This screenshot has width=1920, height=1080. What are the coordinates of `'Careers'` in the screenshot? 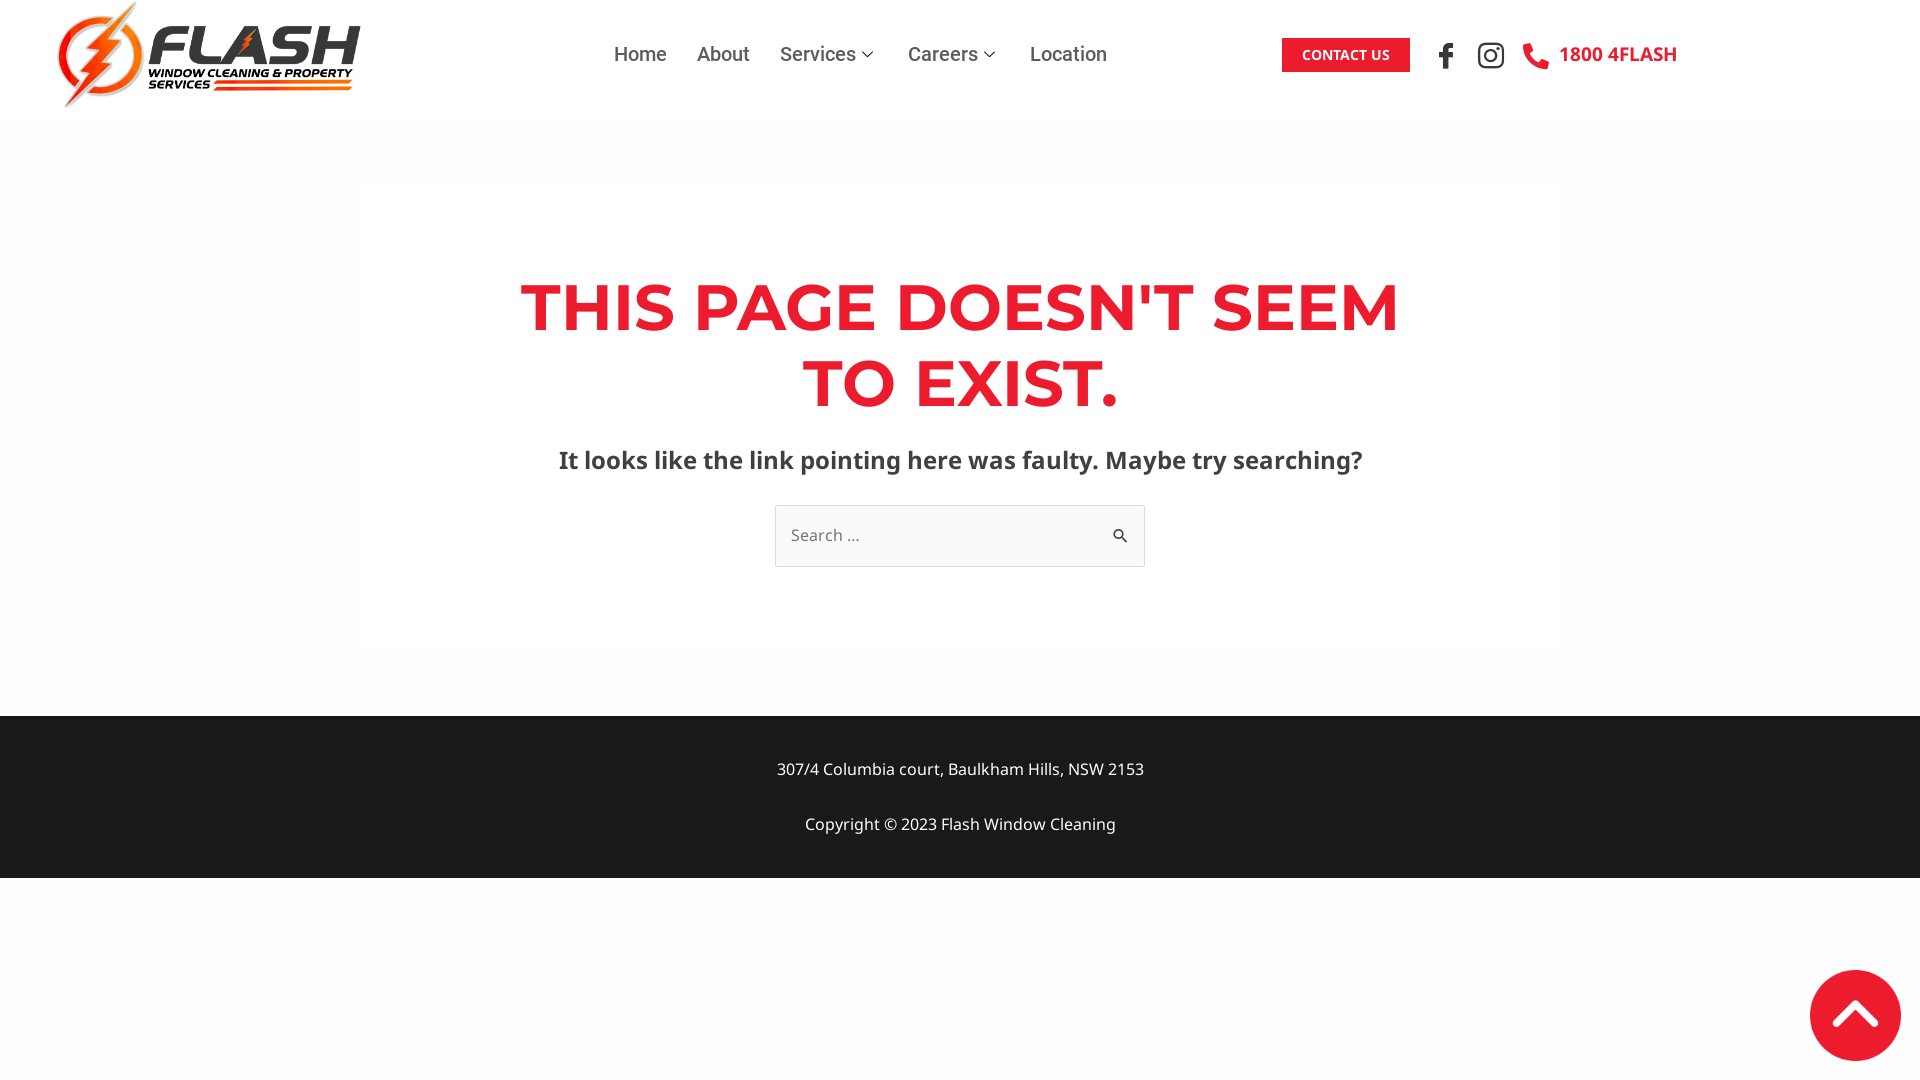 It's located at (953, 53).